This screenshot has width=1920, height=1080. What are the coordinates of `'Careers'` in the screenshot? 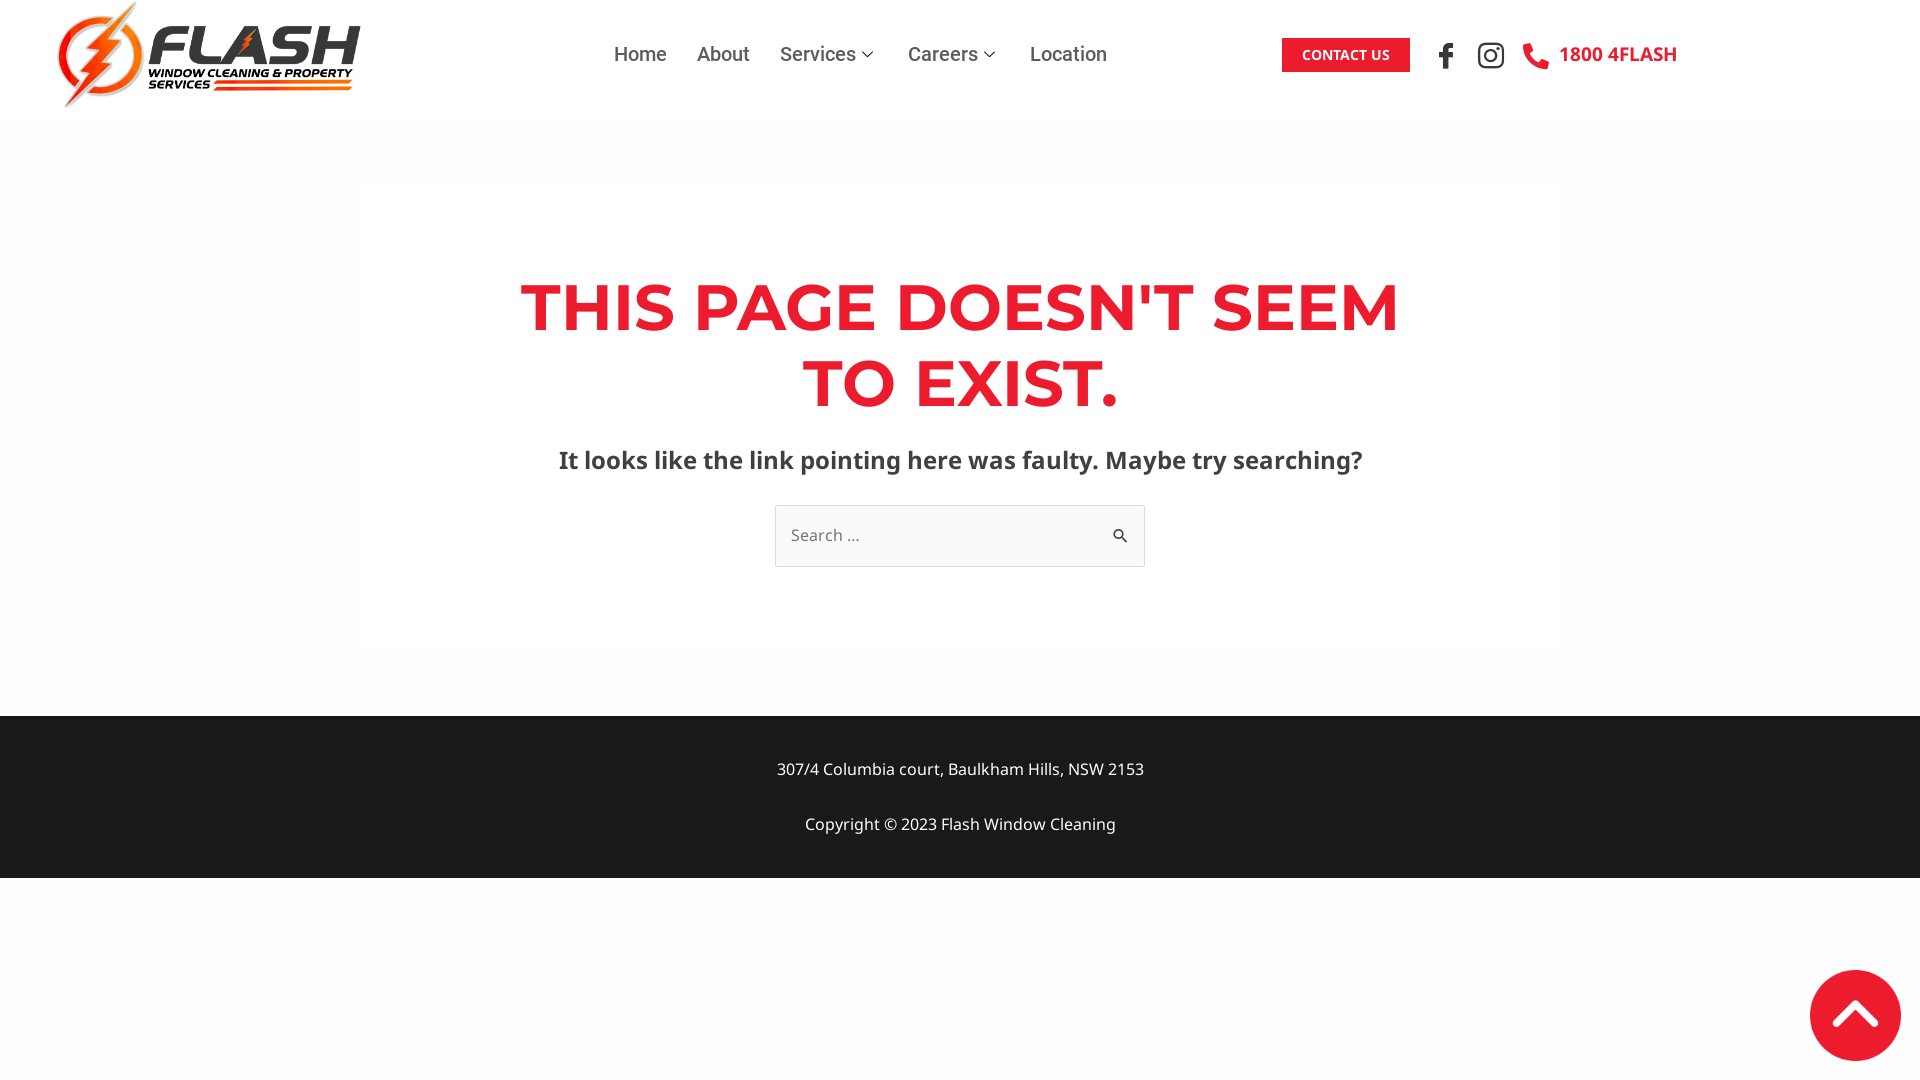 It's located at (953, 53).